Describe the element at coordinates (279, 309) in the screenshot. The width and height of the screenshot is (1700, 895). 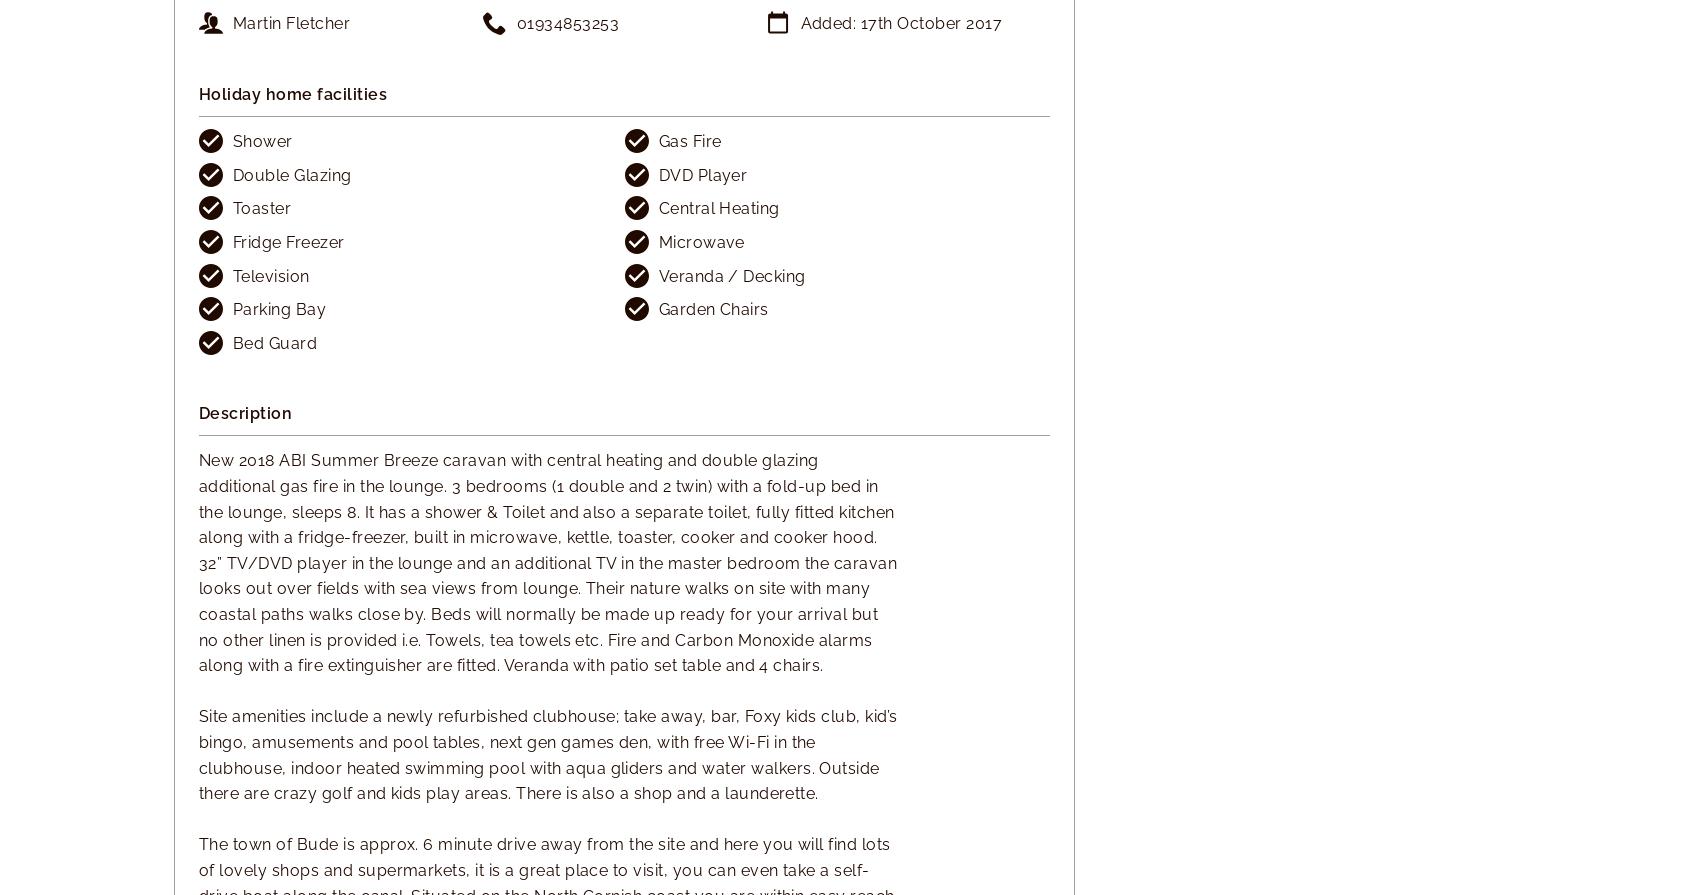
I see `'Parking Bay'` at that location.